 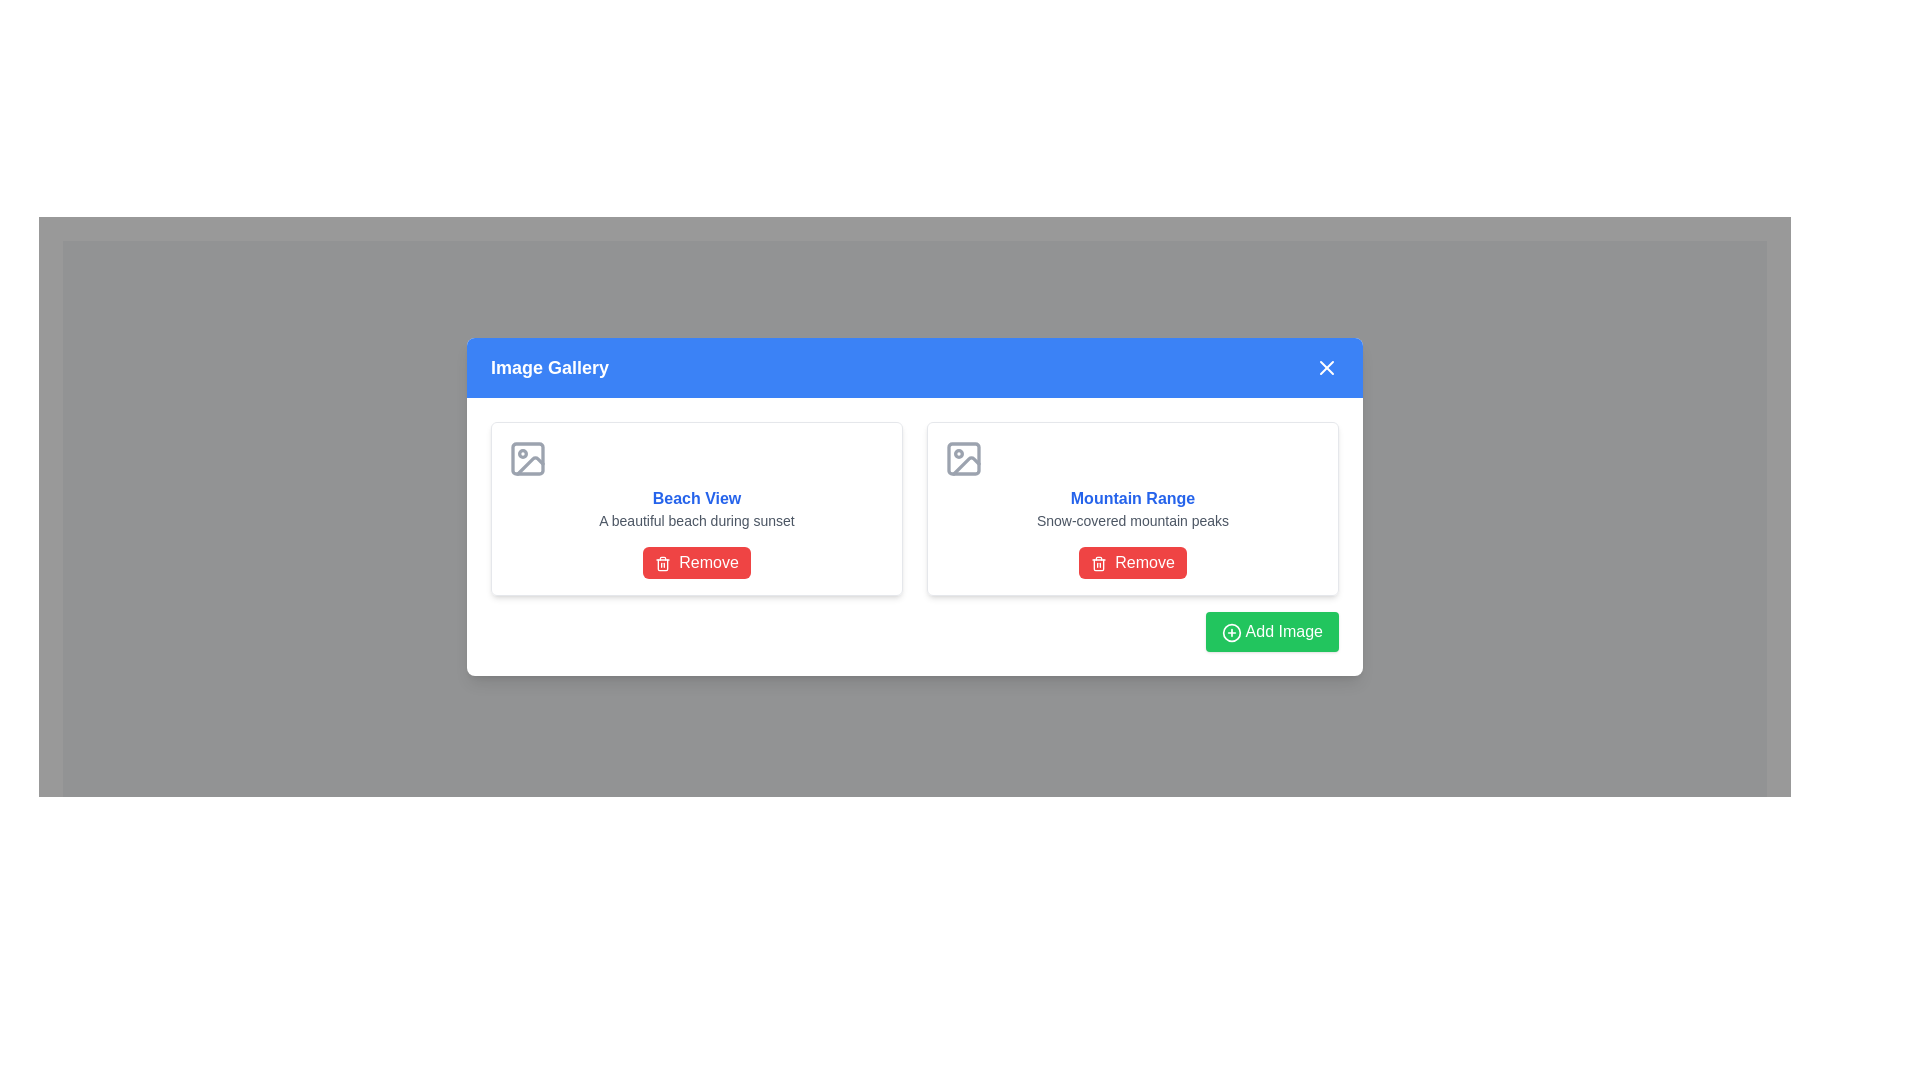 What do you see at coordinates (1271, 632) in the screenshot?
I see `the 'Add Image' button located at the bottom-right corner of the dialog box with a green background and white text, which includes a circular icon with a plus sign` at bounding box center [1271, 632].